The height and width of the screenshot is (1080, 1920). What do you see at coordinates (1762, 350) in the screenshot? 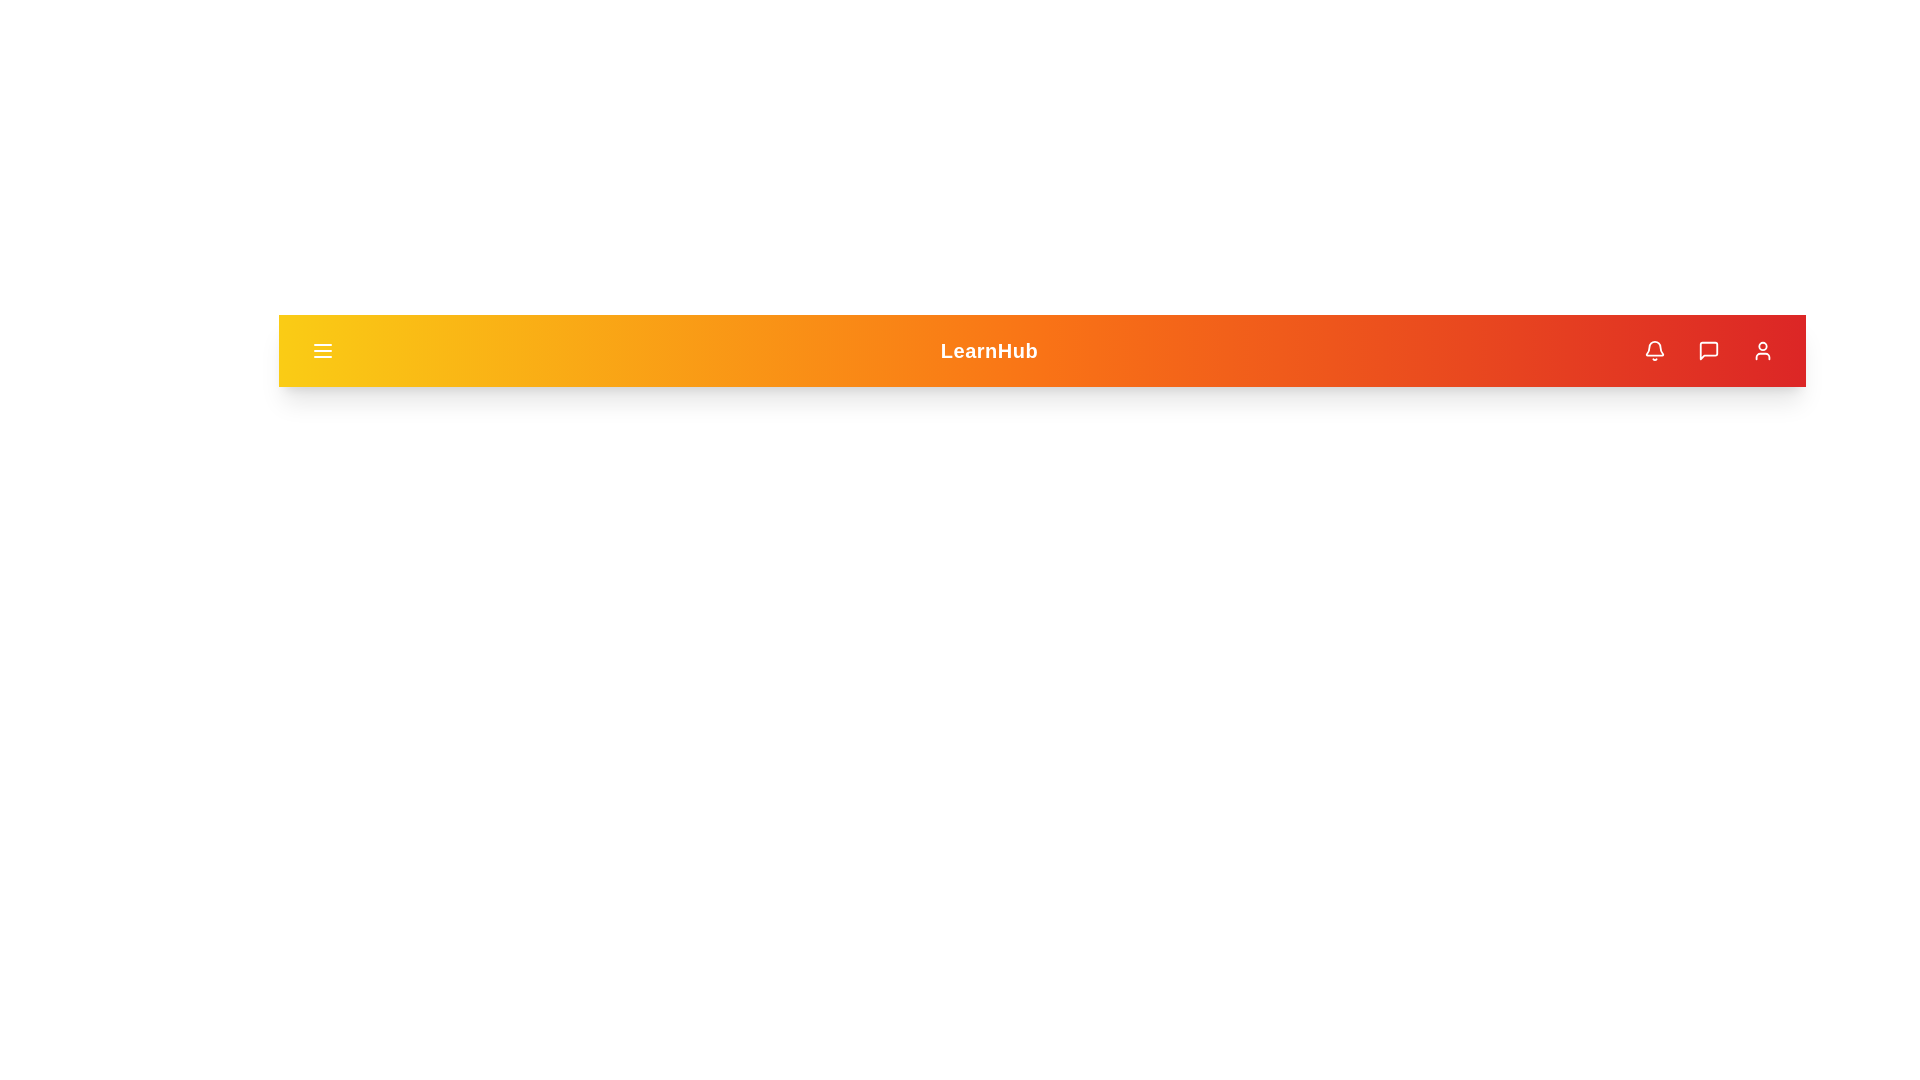
I see `the user profile icon` at bounding box center [1762, 350].